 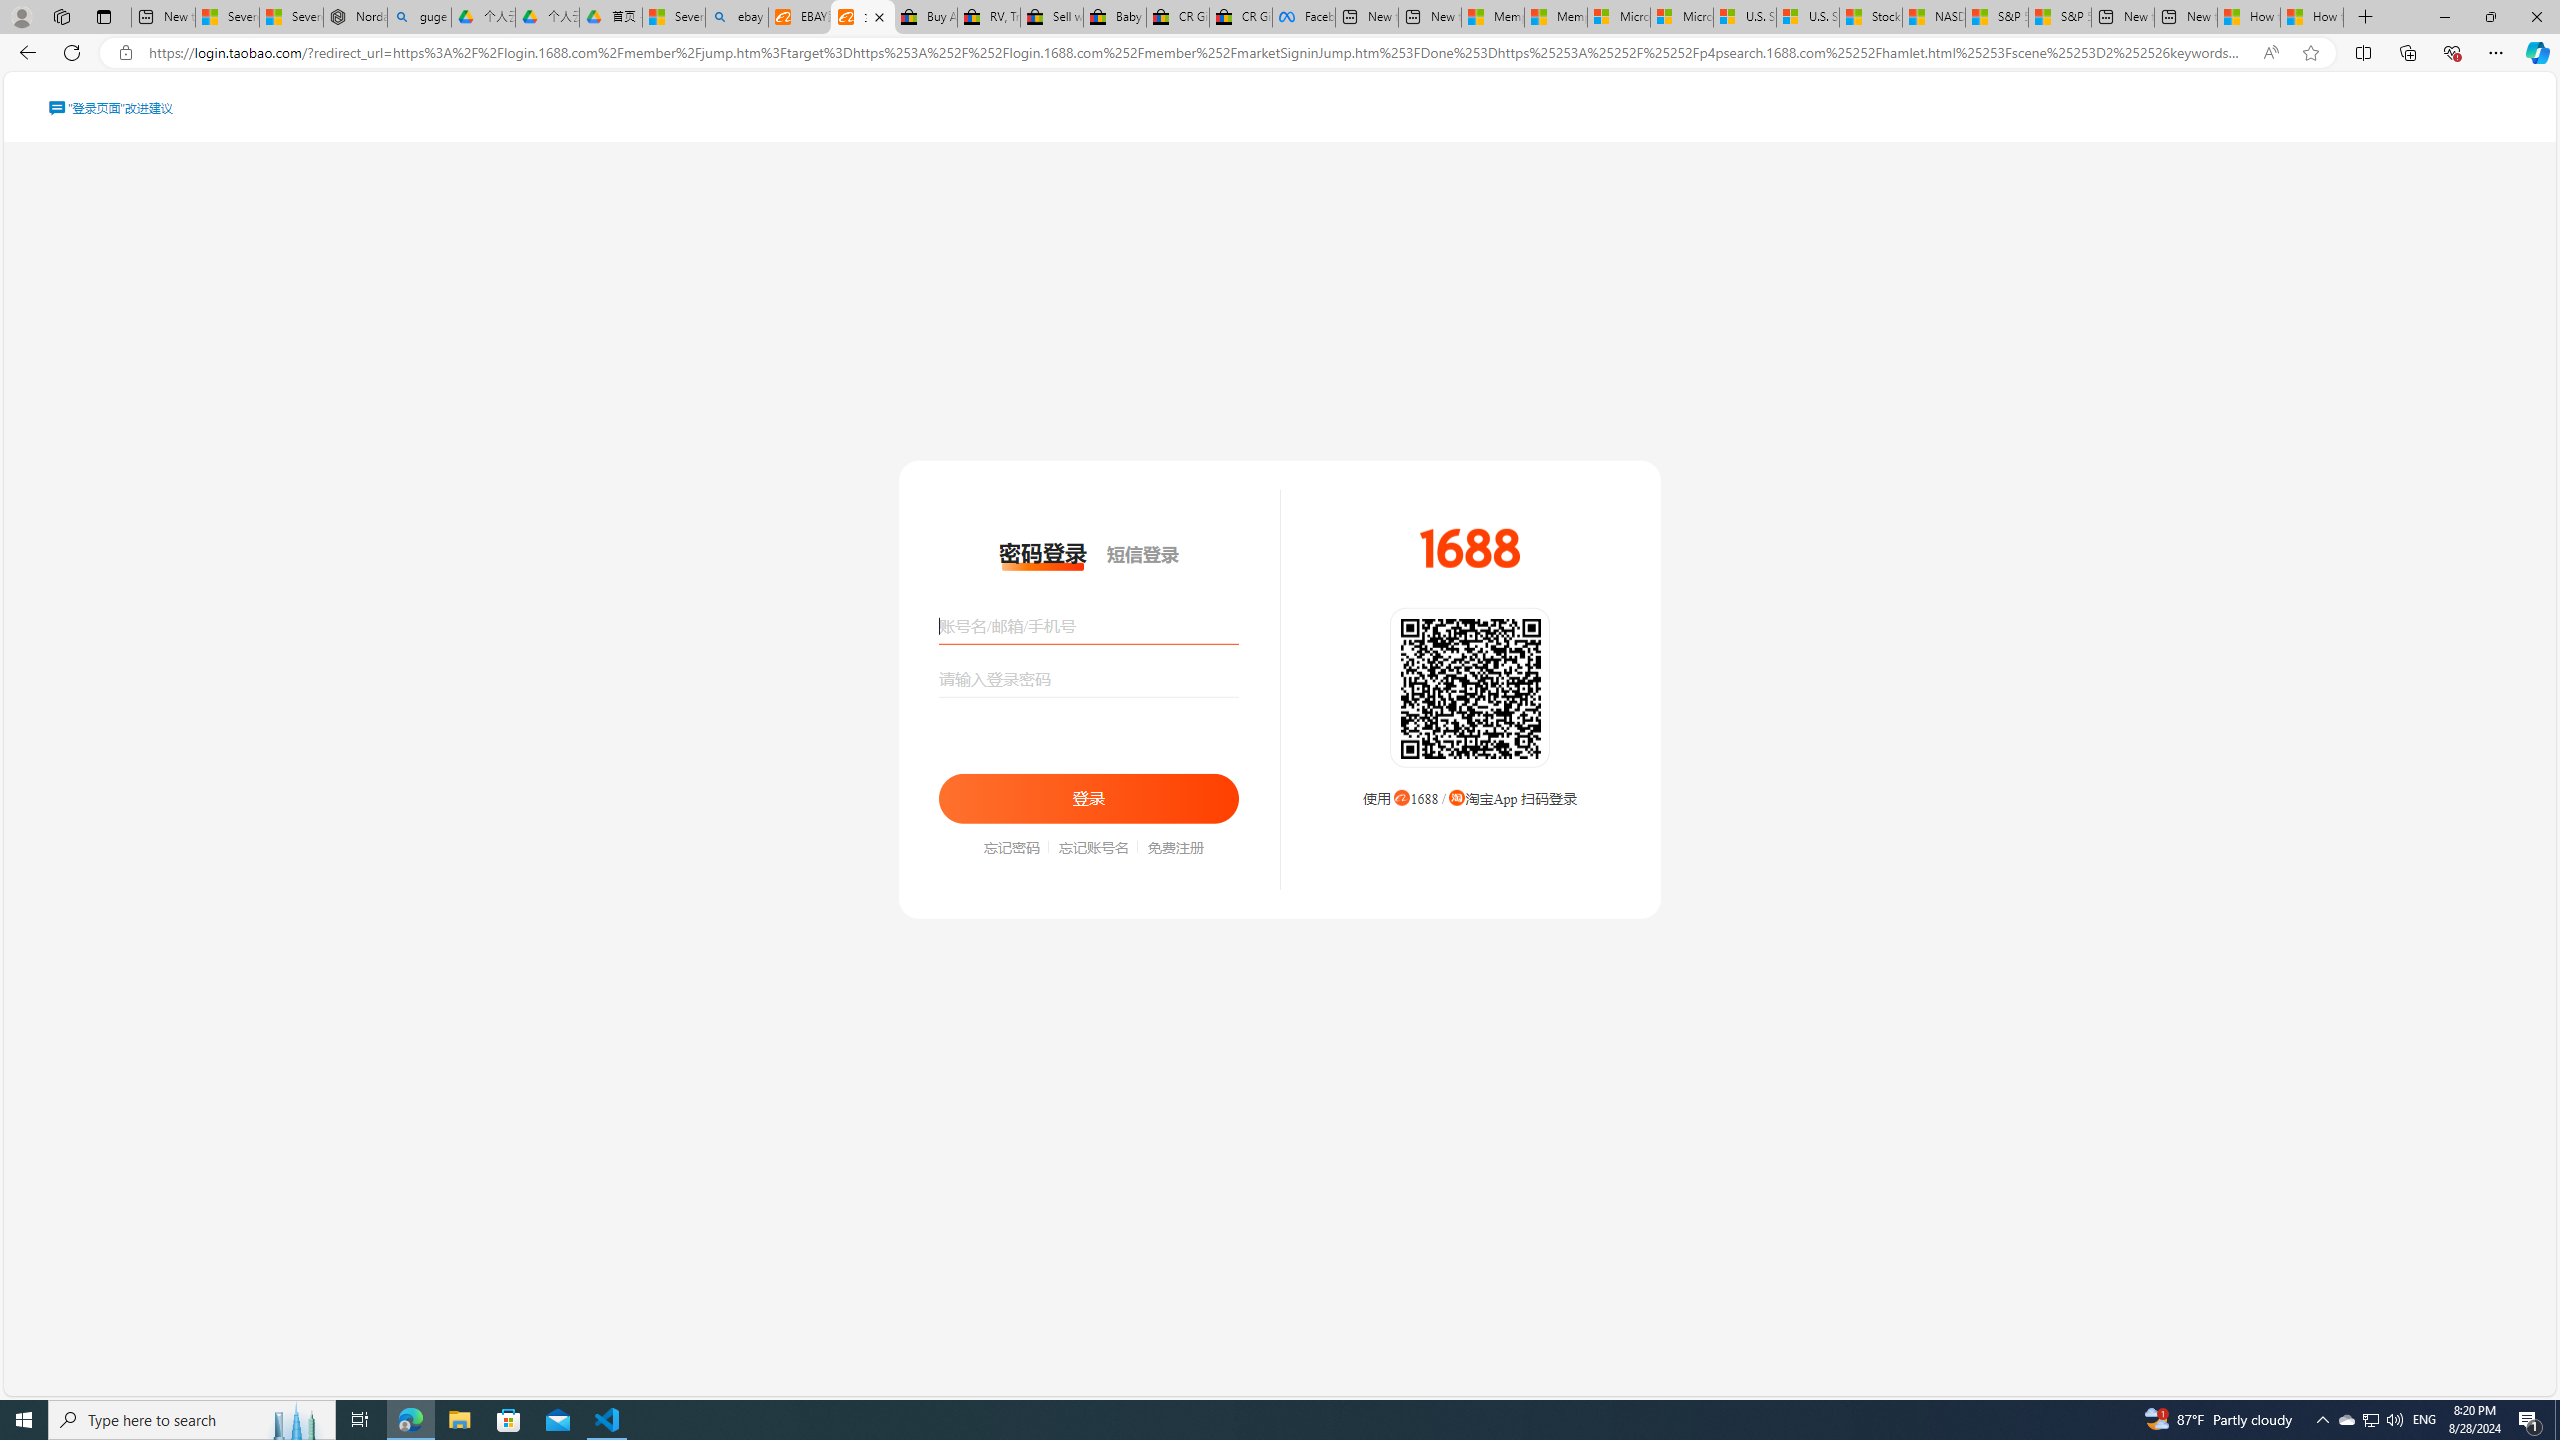 I want to click on 'Settings and more (Alt+F)', so click(x=2495, y=51).